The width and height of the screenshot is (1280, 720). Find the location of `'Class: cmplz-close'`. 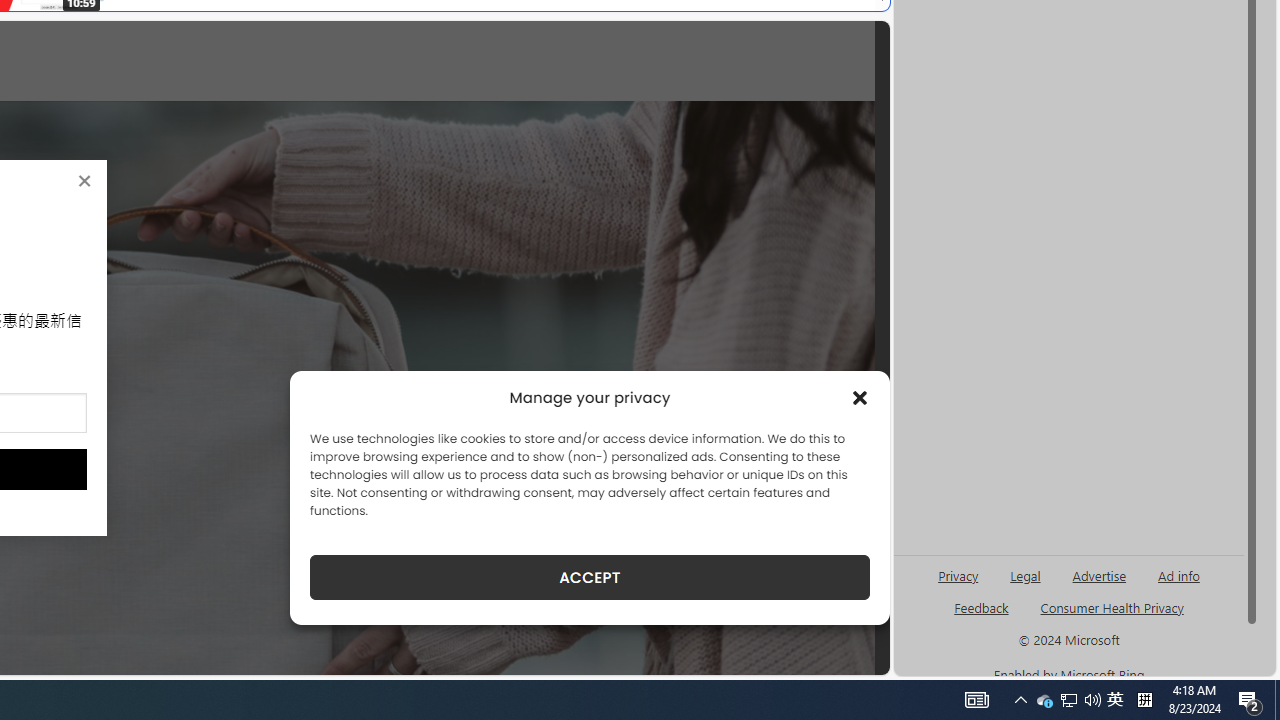

'Class: cmplz-close' is located at coordinates (860, 398).